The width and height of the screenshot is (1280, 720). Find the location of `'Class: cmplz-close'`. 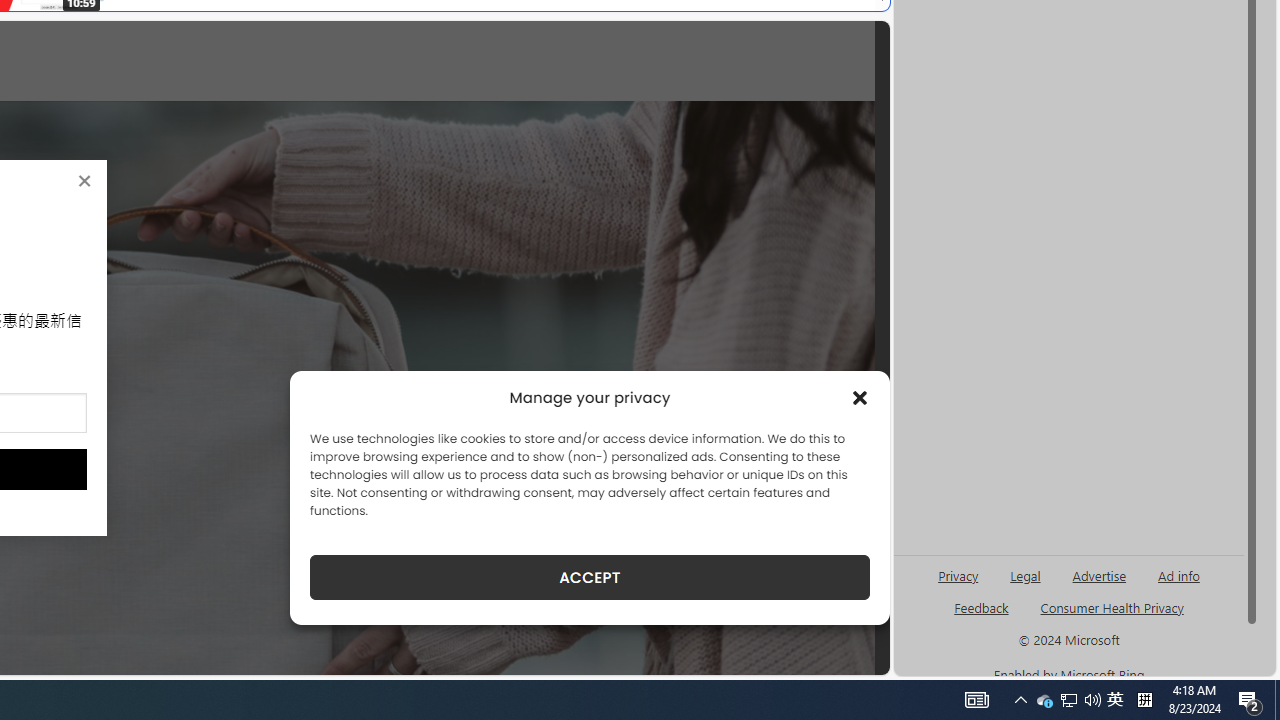

'Class: cmplz-close' is located at coordinates (860, 398).